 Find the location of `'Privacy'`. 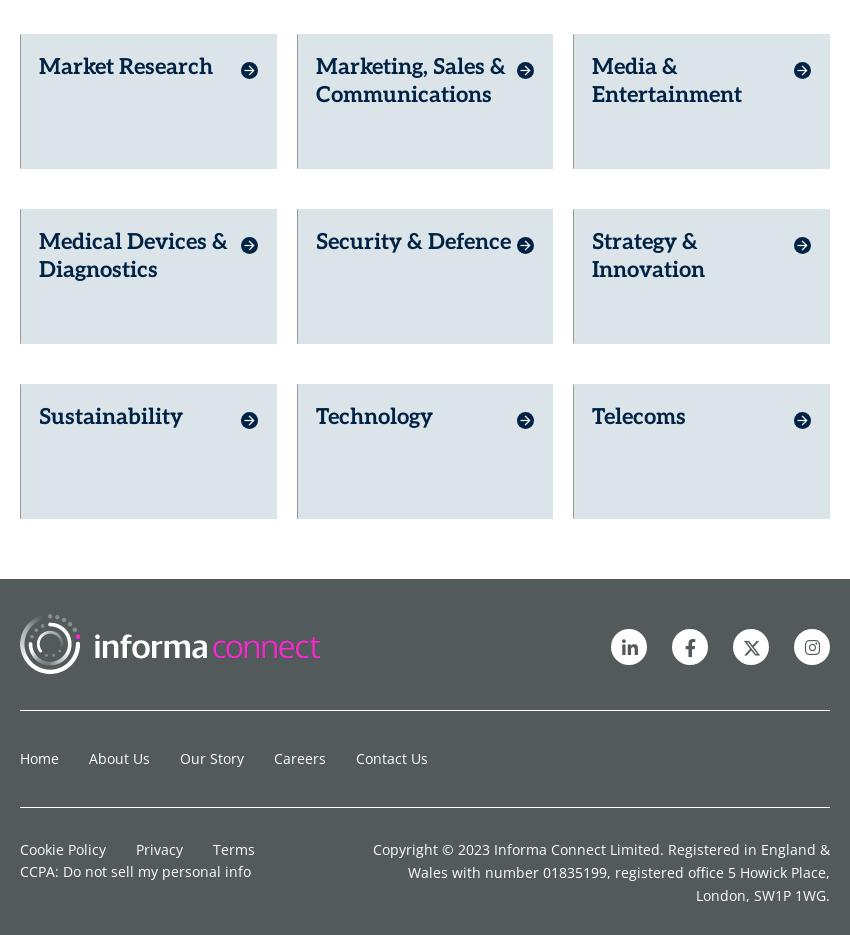

'Privacy' is located at coordinates (159, 813).